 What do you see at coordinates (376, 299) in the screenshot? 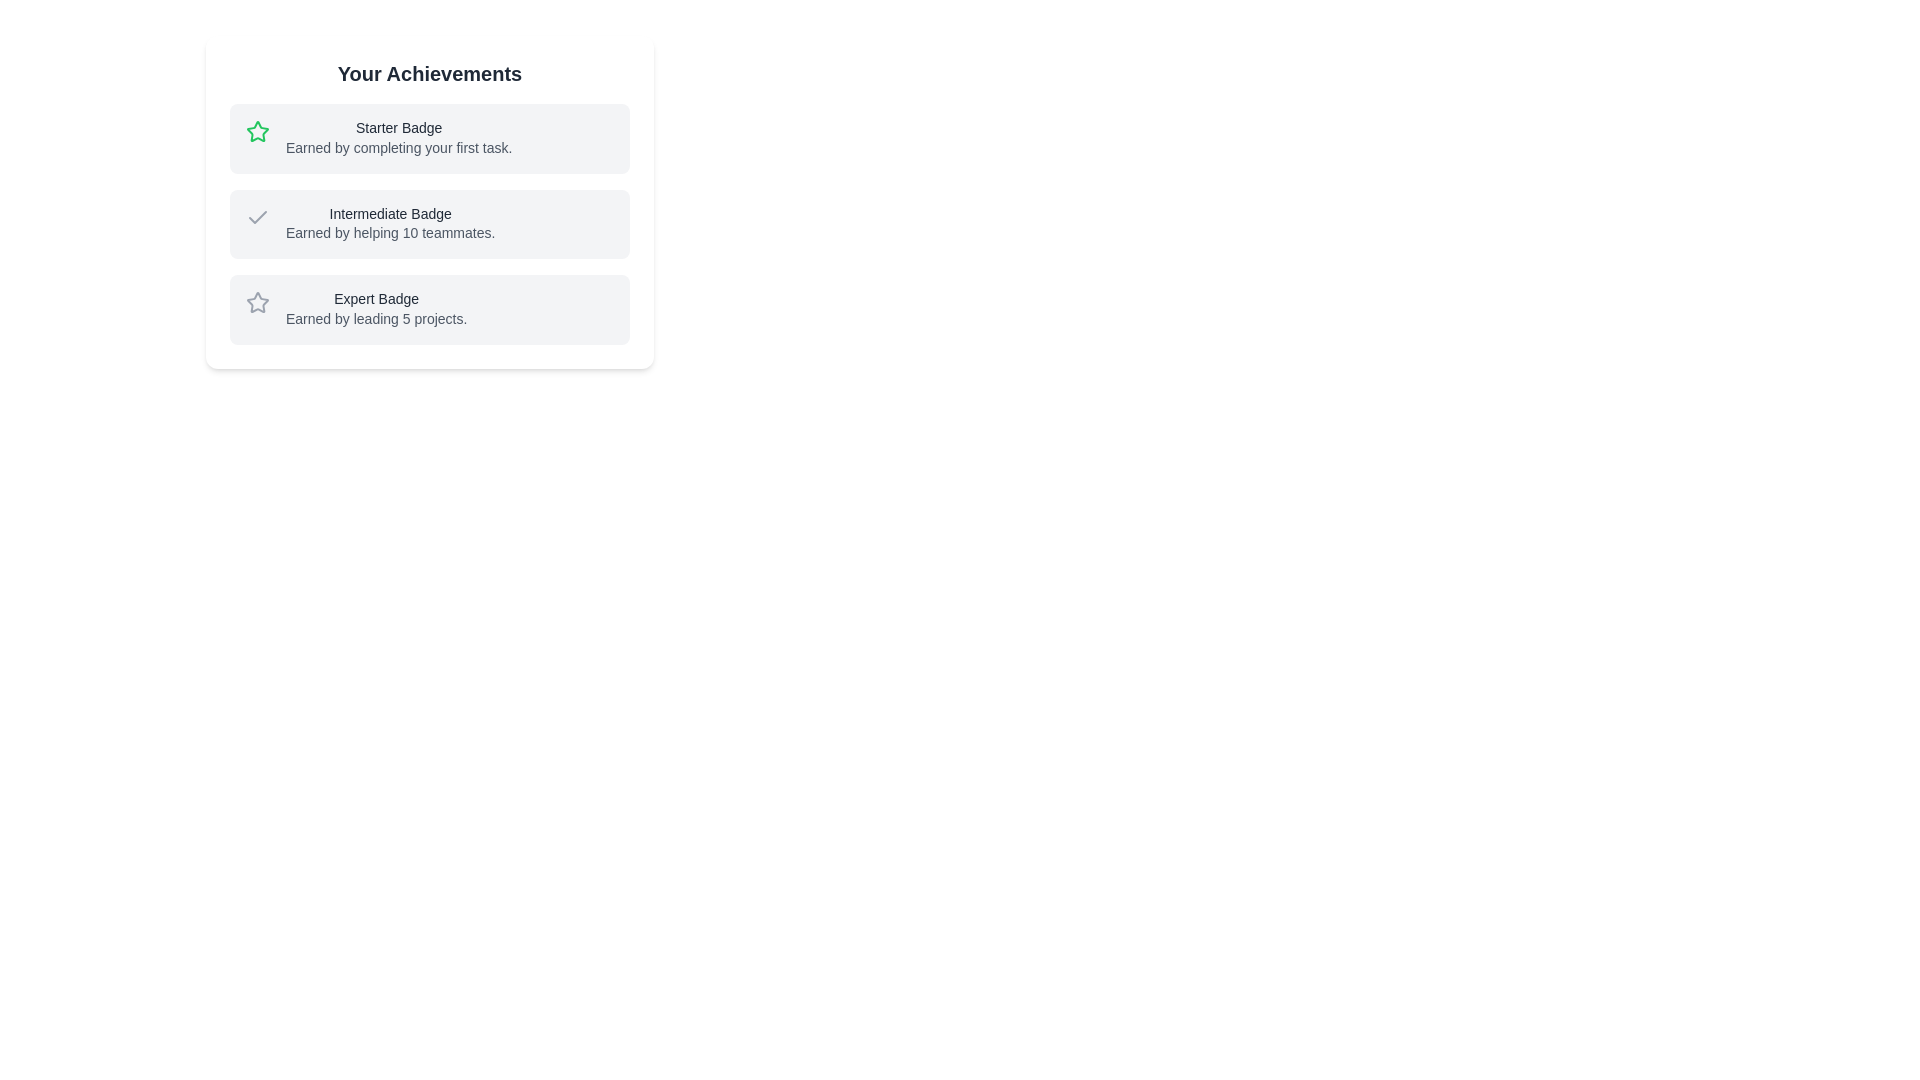
I see `text of the 'Expert Badge' label, which is styled in a medium font weight and dark gray color, located within the achievements list under 'Your Achievements.'` at bounding box center [376, 299].